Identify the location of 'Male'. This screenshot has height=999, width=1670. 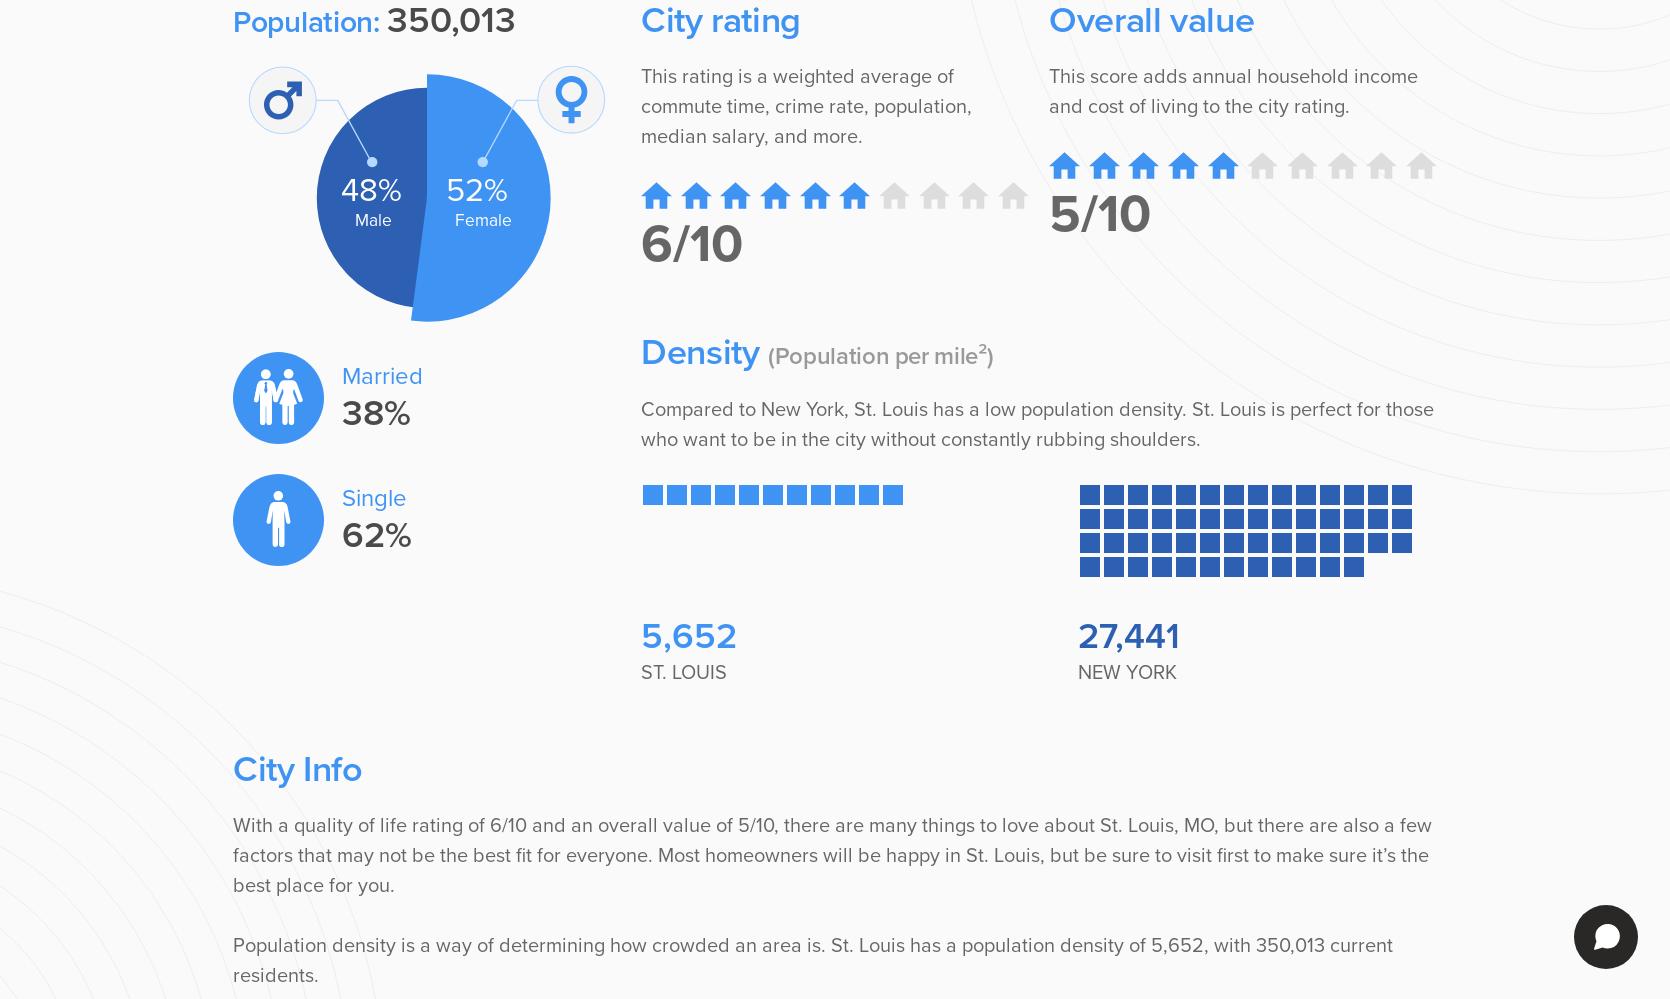
(372, 219).